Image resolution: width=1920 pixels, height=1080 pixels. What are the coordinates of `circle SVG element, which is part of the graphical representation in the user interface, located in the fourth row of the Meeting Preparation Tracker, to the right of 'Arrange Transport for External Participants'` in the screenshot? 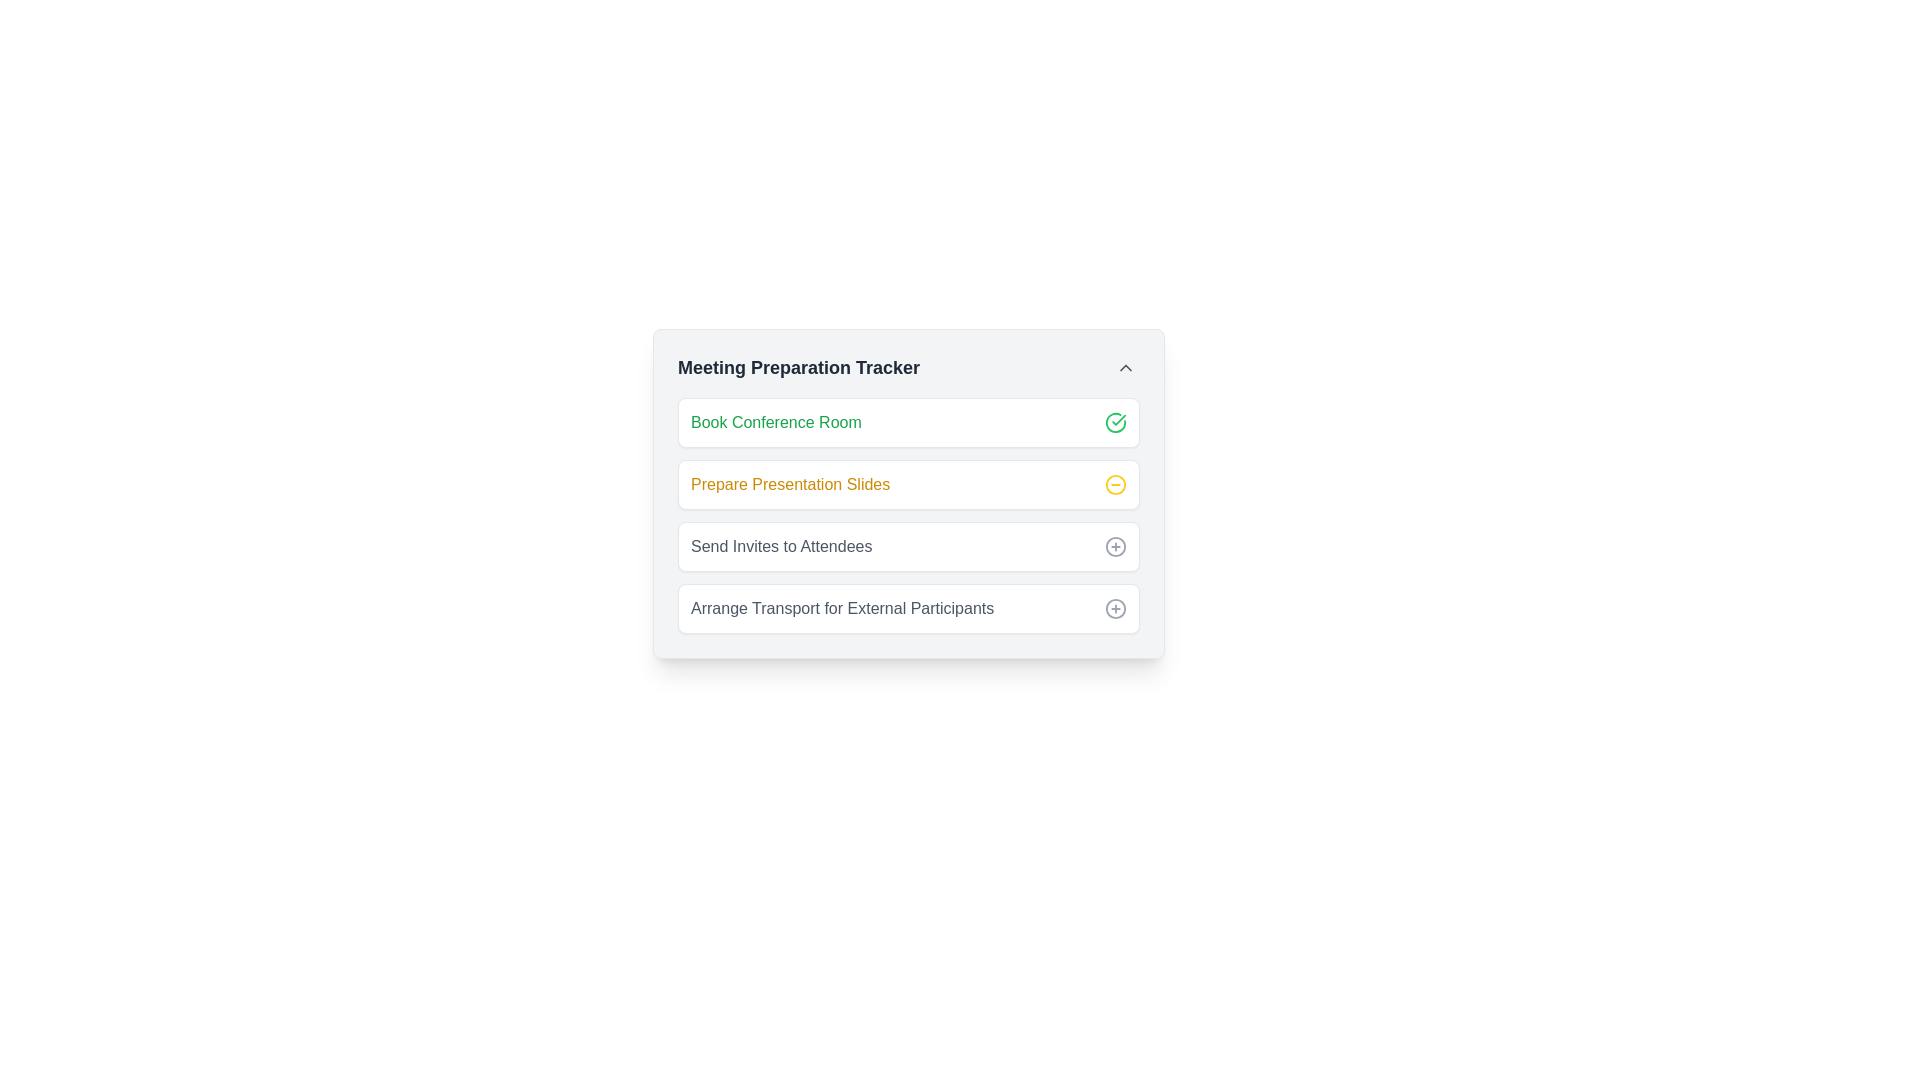 It's located at (1115, 608).